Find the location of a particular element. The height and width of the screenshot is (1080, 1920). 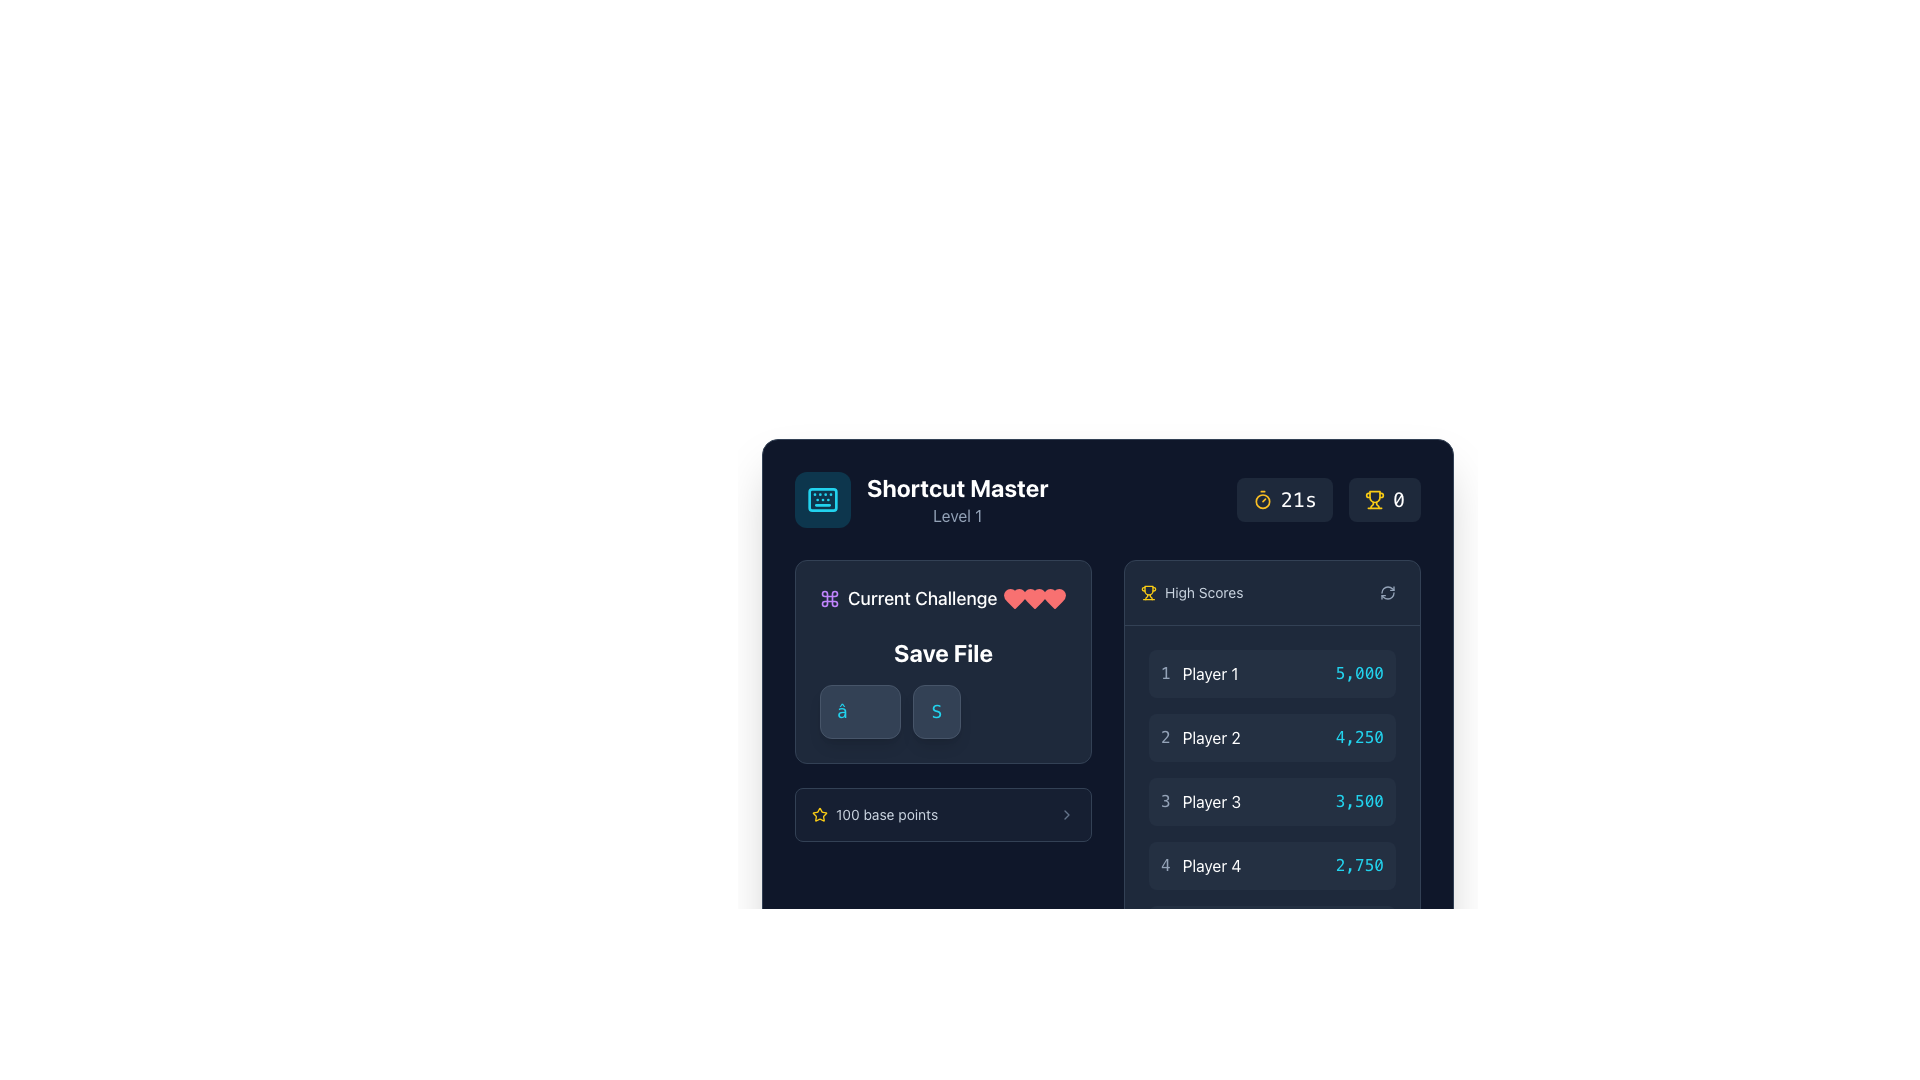

the numeric text label '4,250' displayed in cyan color within the high scores panel for accessibility purposes is located at coordinates (1359, 737).